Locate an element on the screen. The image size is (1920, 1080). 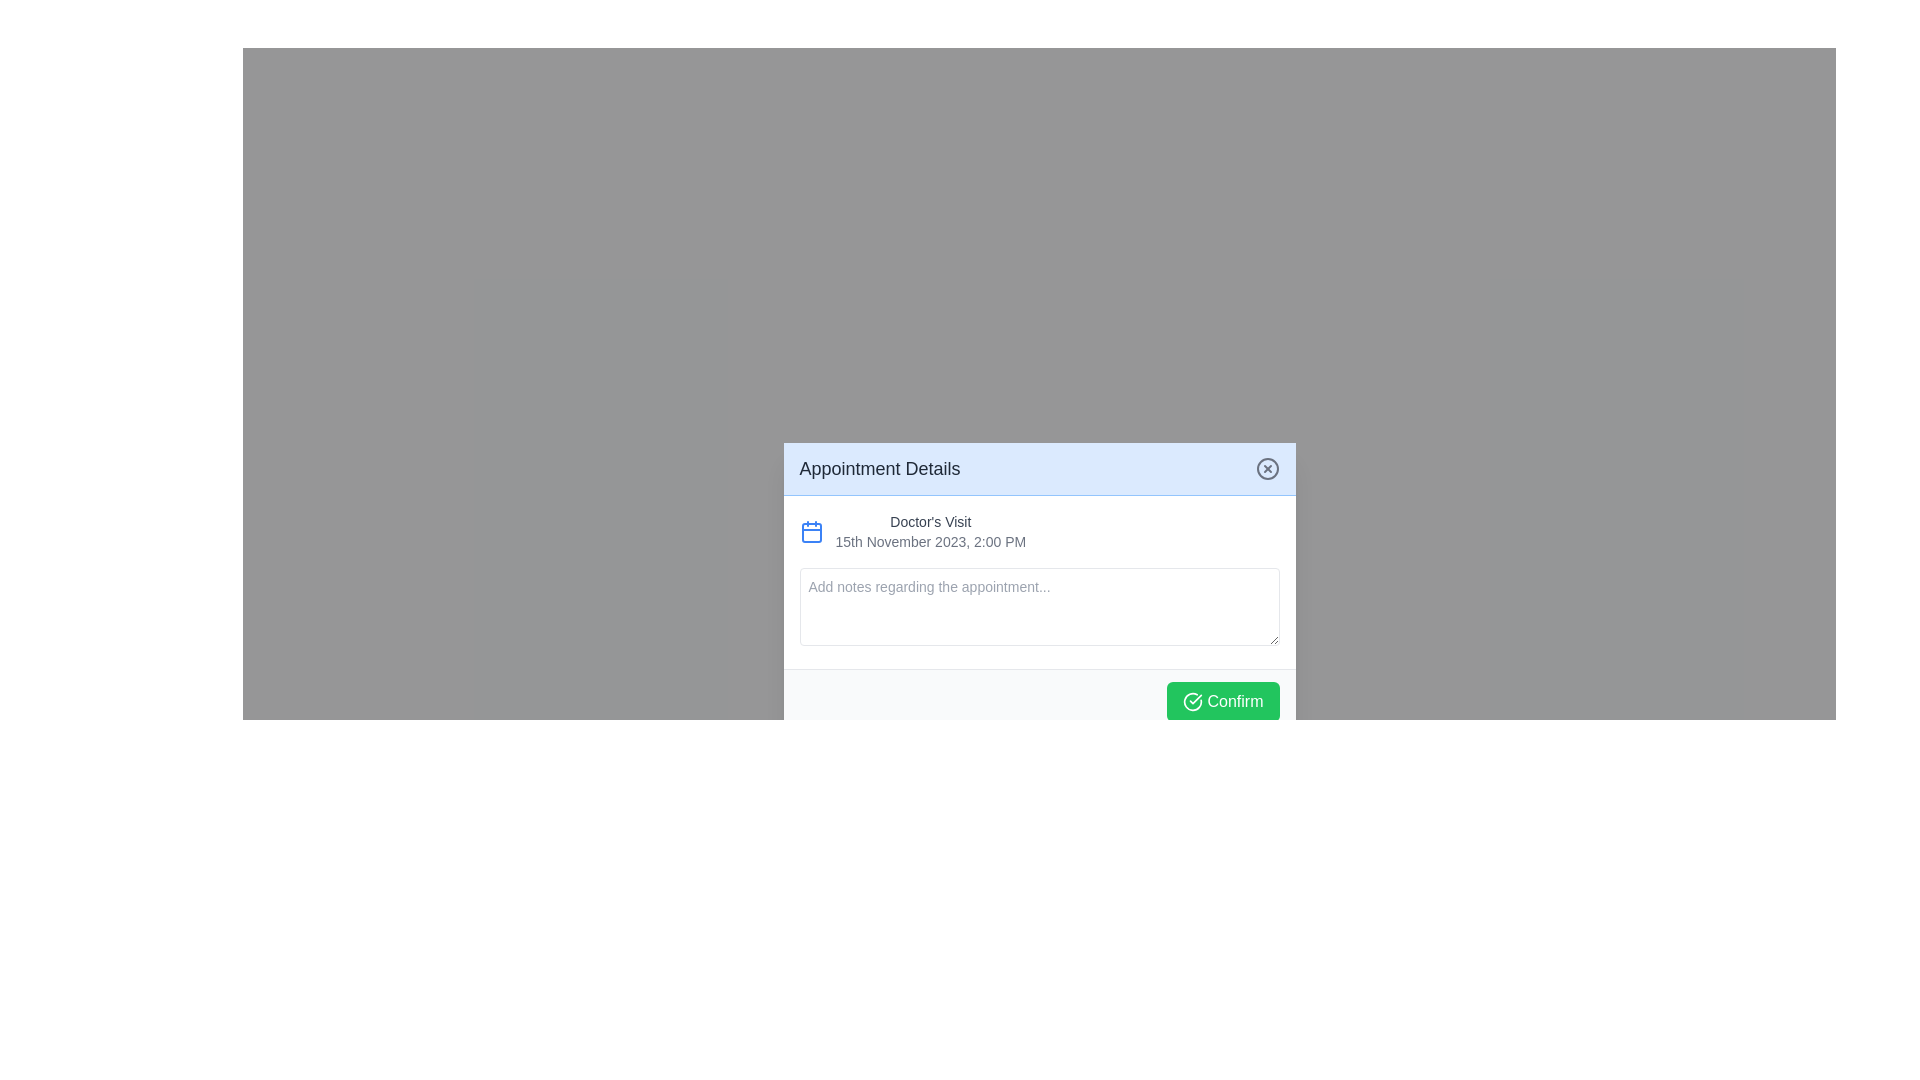
the 'Confirm' button with a green background and checkmark icon at the bottom-right corner of the 'Appointment Details' dialog is located at coordinates (1222, 700).